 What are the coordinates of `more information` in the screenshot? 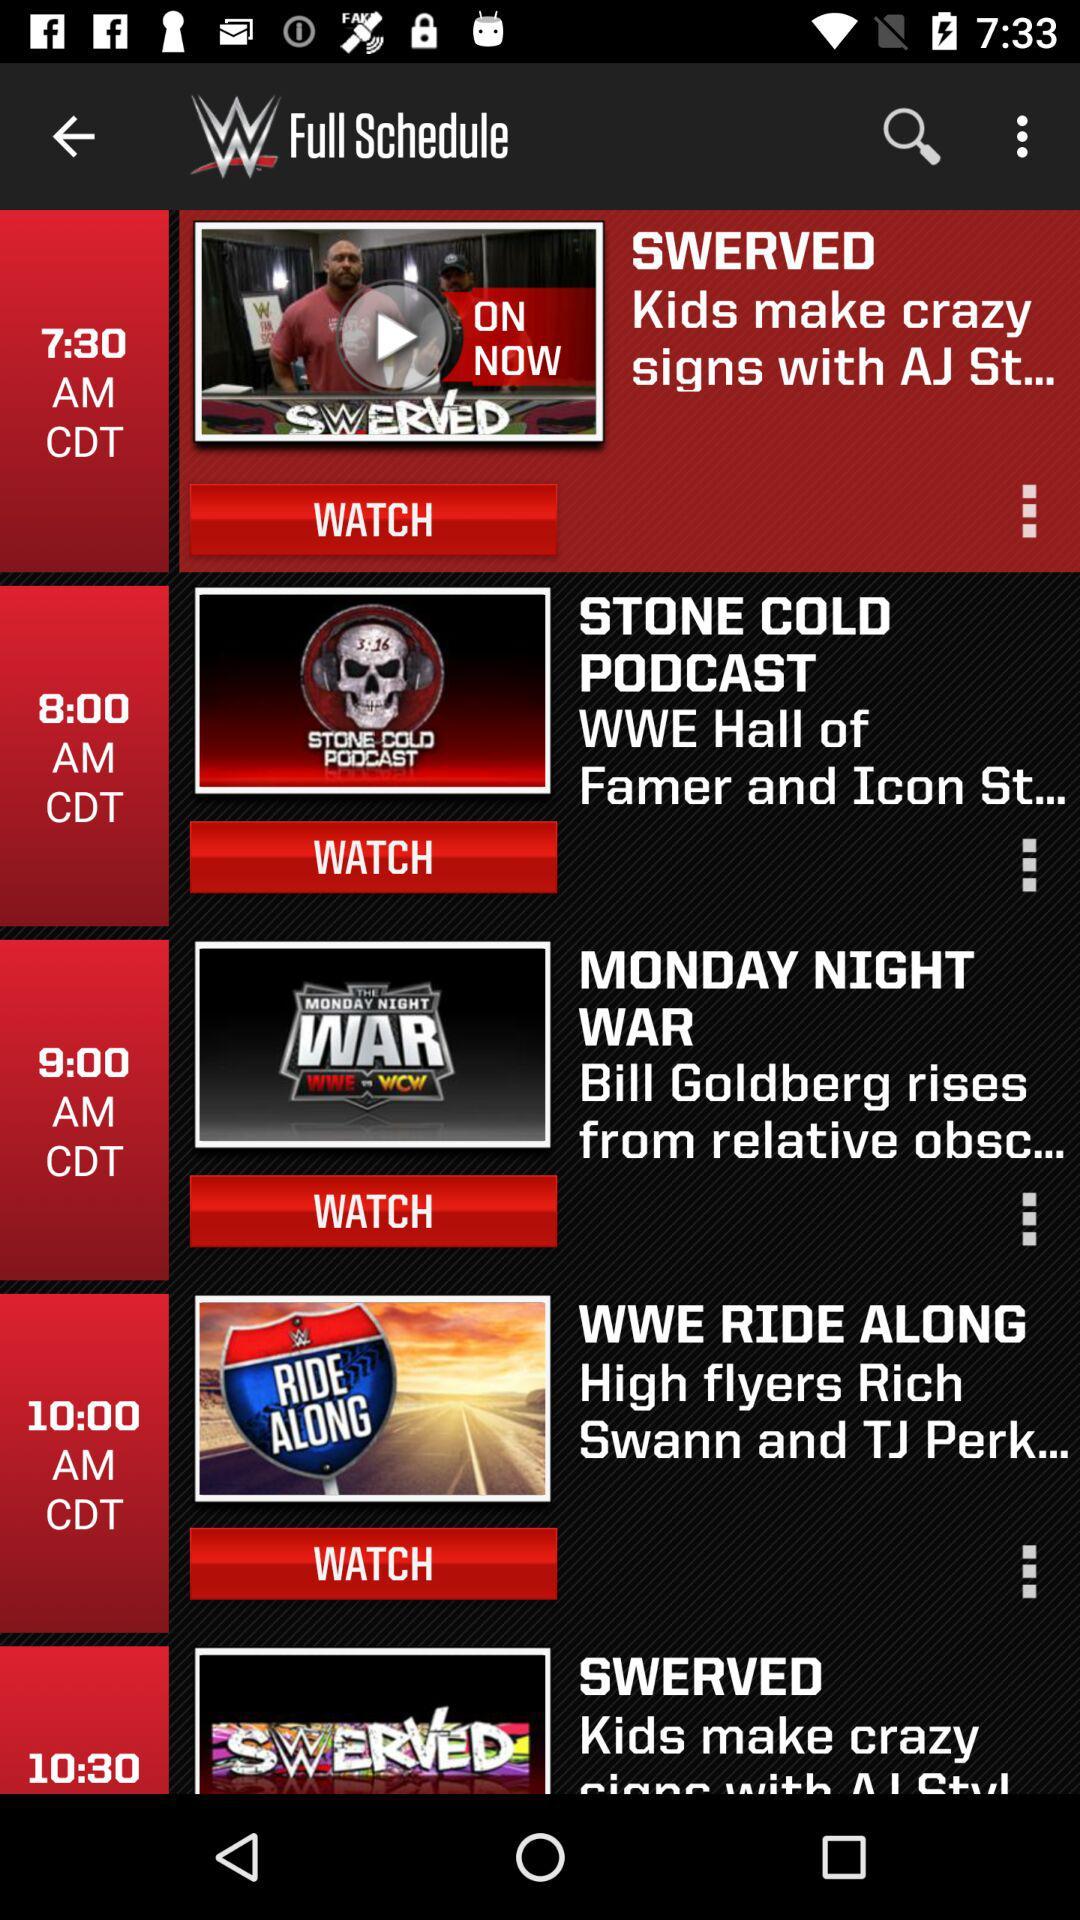 It's located at (1027, 519).